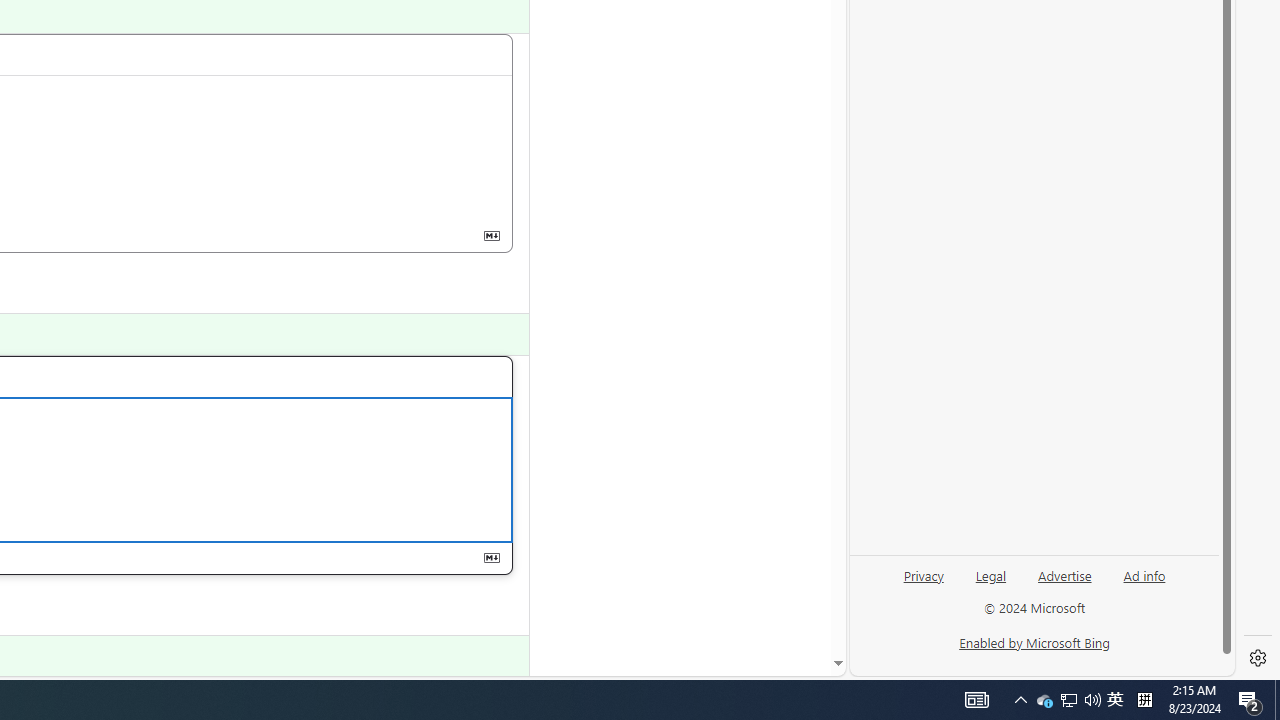  Describe the element at coordinates (1144, 583) in the screenshot. I see `'Ad info'` at that location.